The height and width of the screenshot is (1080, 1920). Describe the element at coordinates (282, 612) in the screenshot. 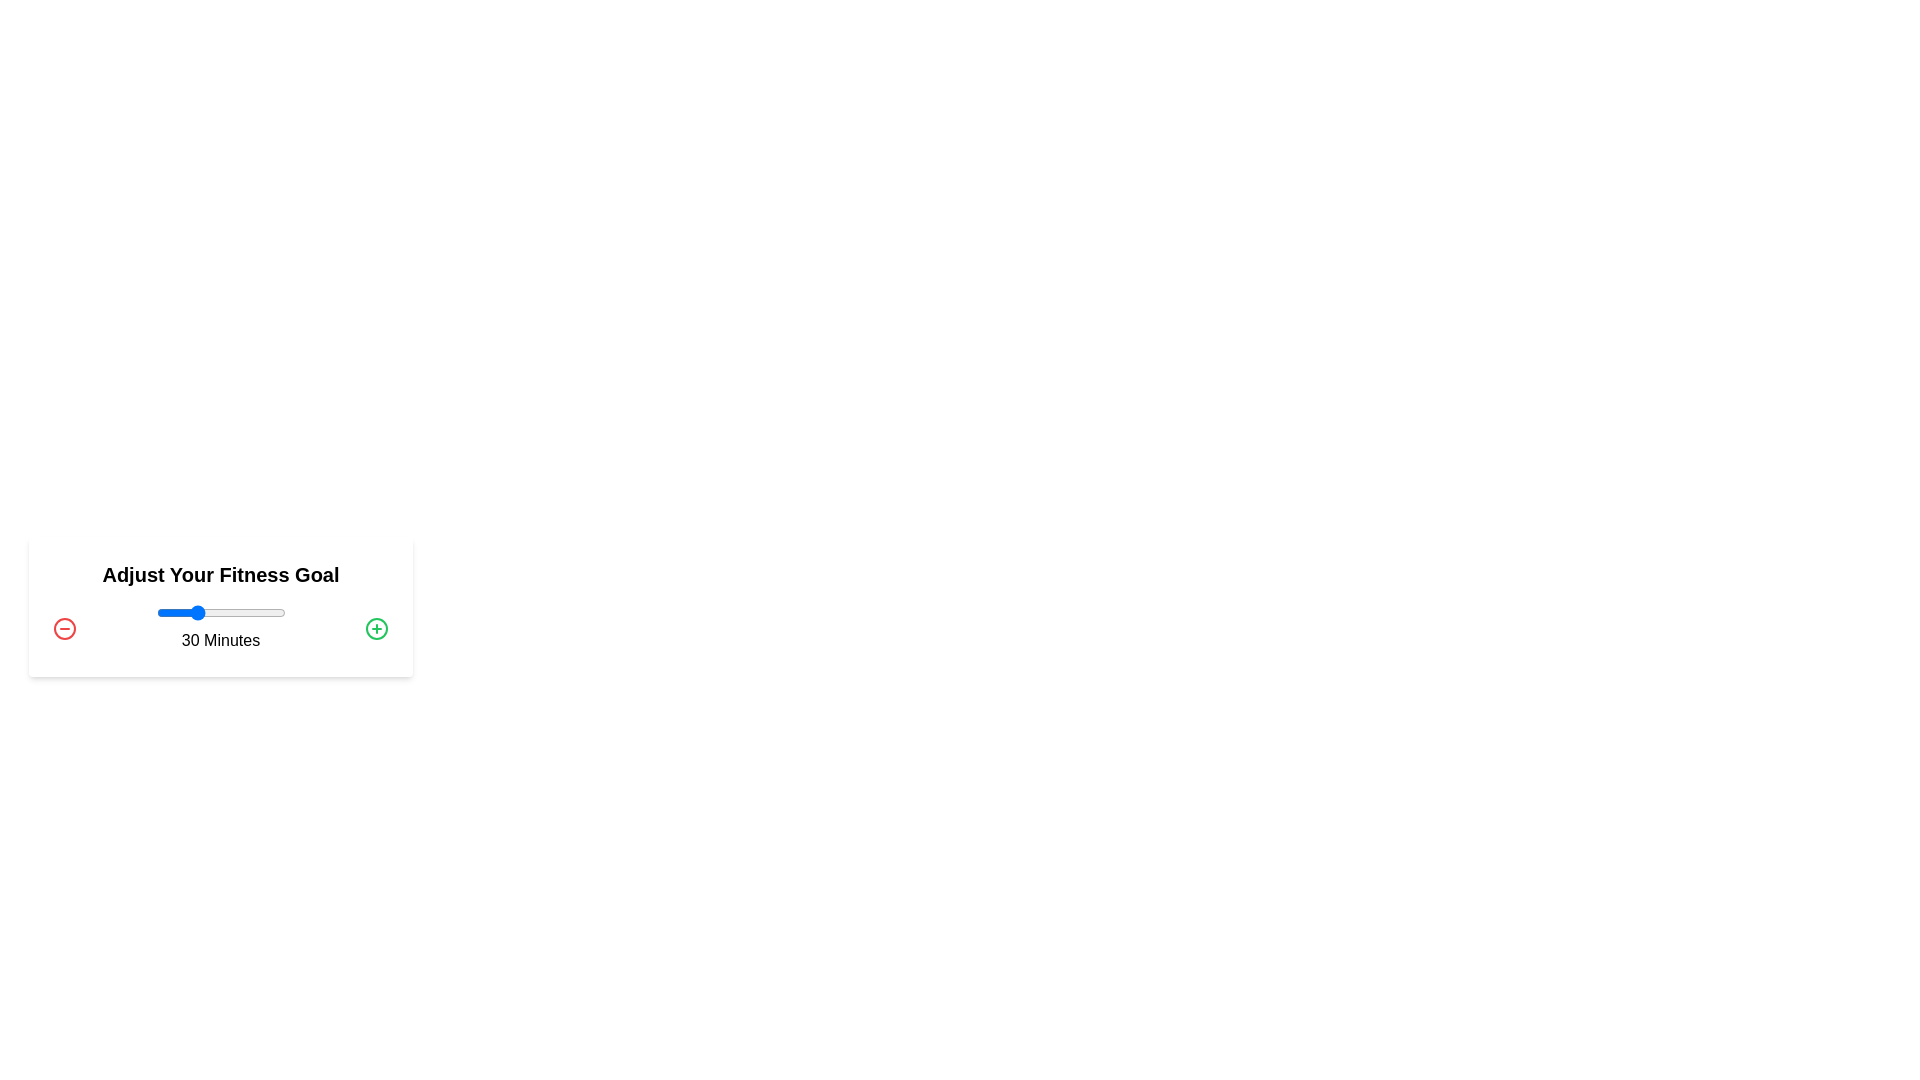

I see `fitness goal` at that location.